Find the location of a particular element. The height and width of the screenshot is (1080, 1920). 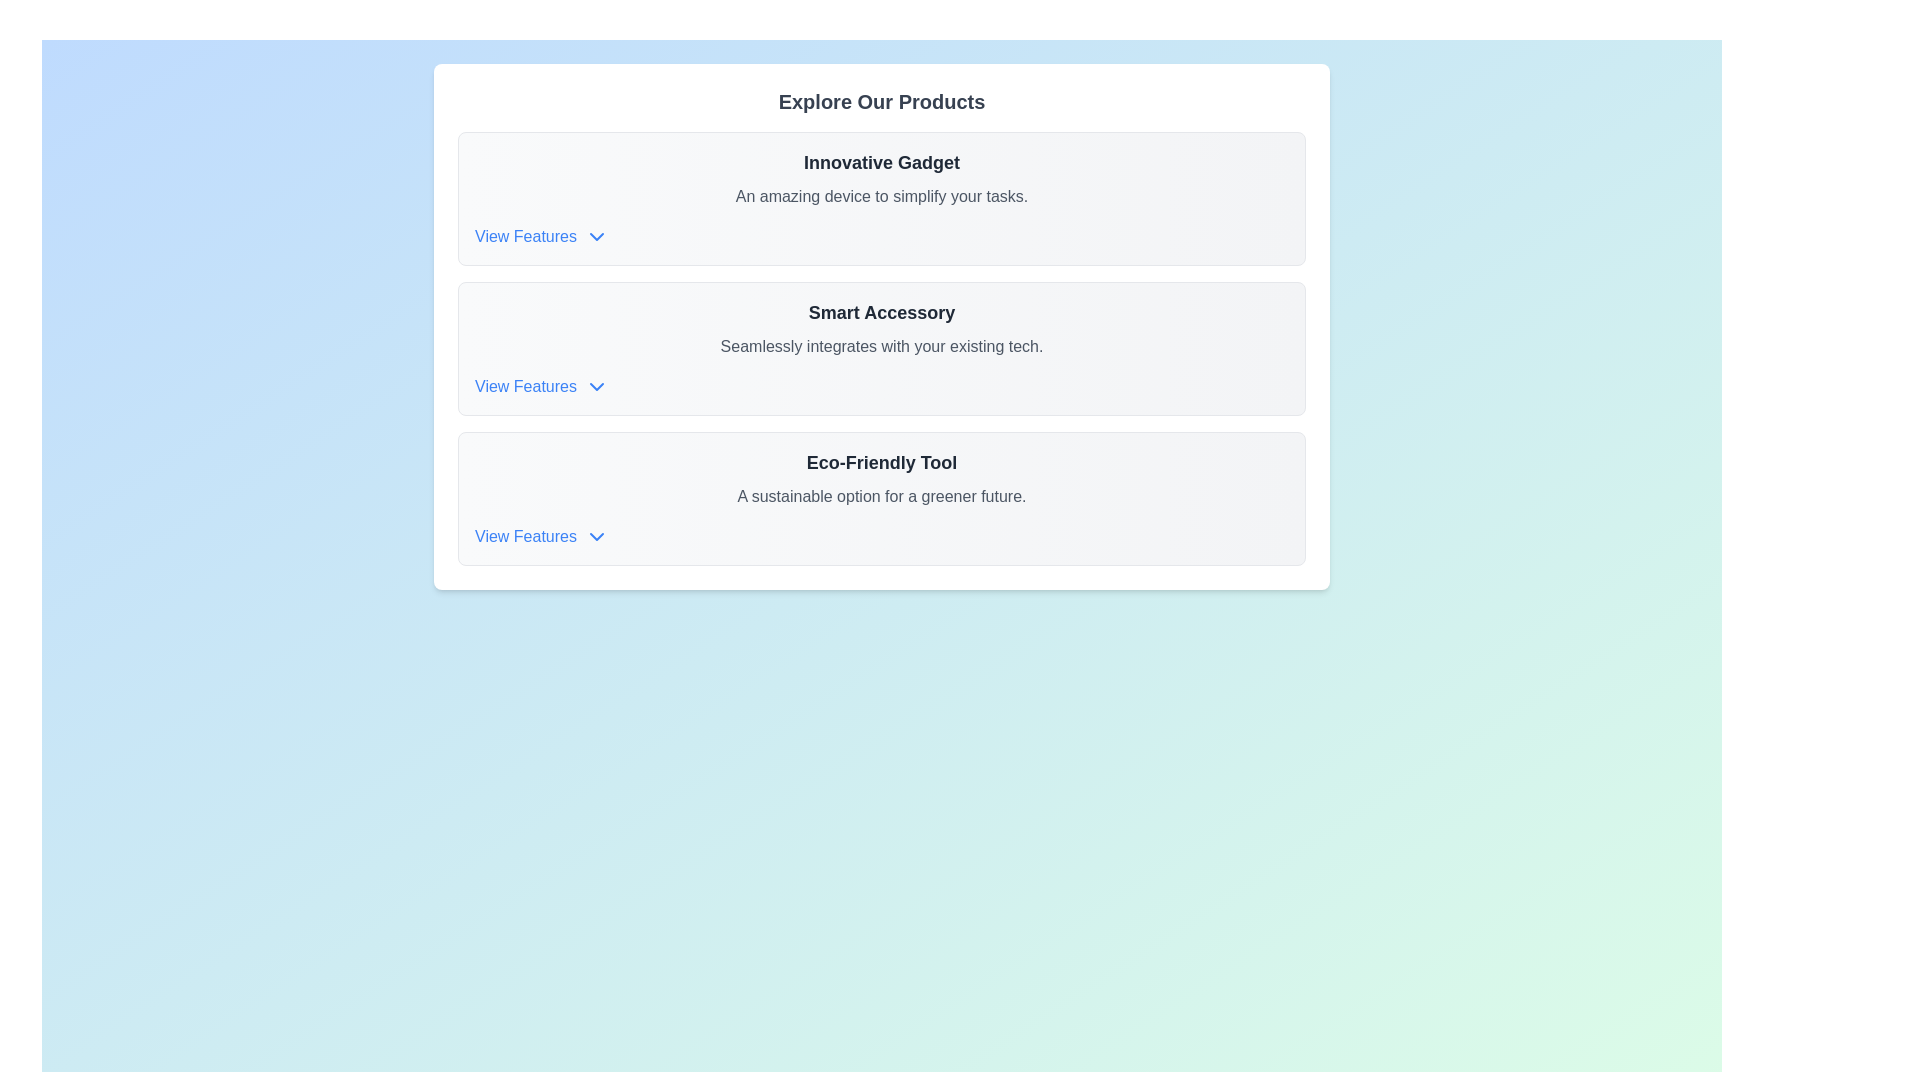

the static text element that reads 'A sustainable option for a greener future.' which is styled in gray font and positioned under the heading 'Eco-Friendly Tool.' is located at coordinates (881, 496).